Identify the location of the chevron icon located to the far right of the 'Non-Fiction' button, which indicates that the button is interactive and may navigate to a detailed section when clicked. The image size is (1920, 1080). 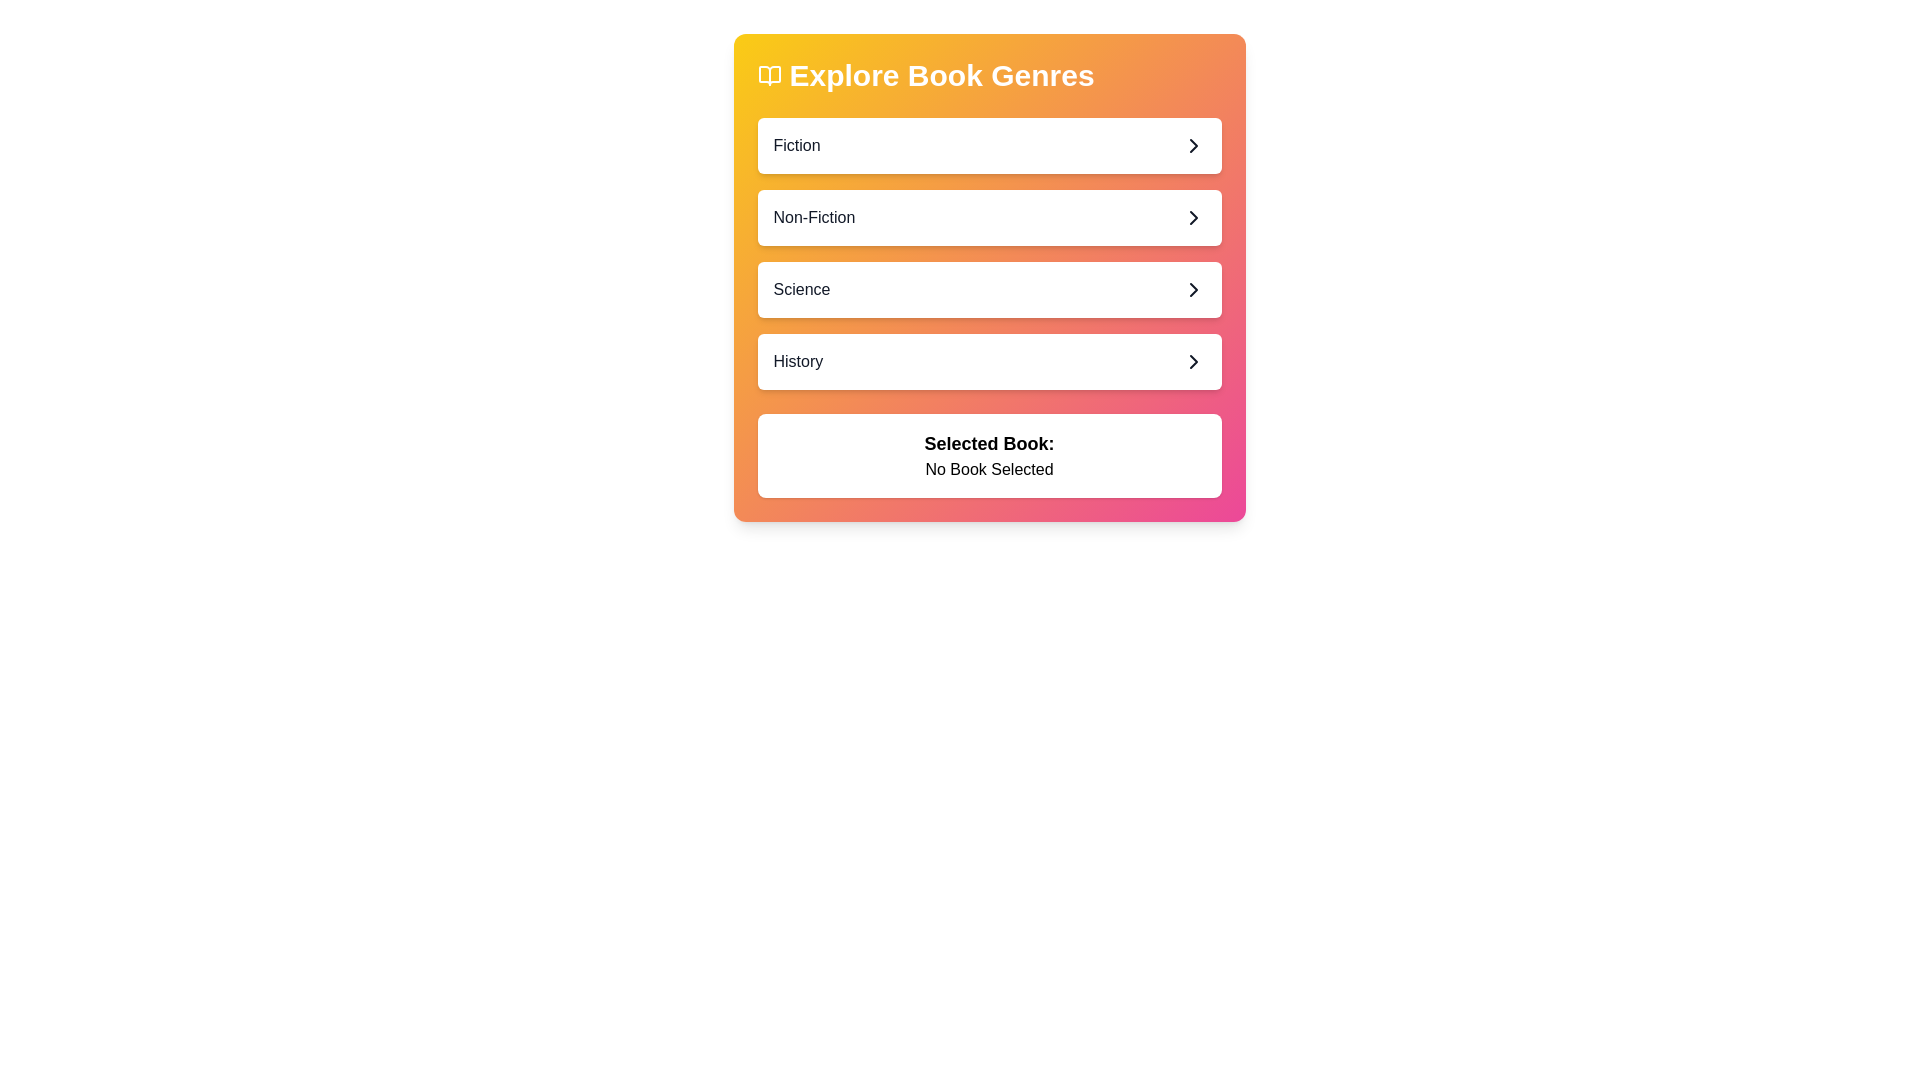
(1193, 218).